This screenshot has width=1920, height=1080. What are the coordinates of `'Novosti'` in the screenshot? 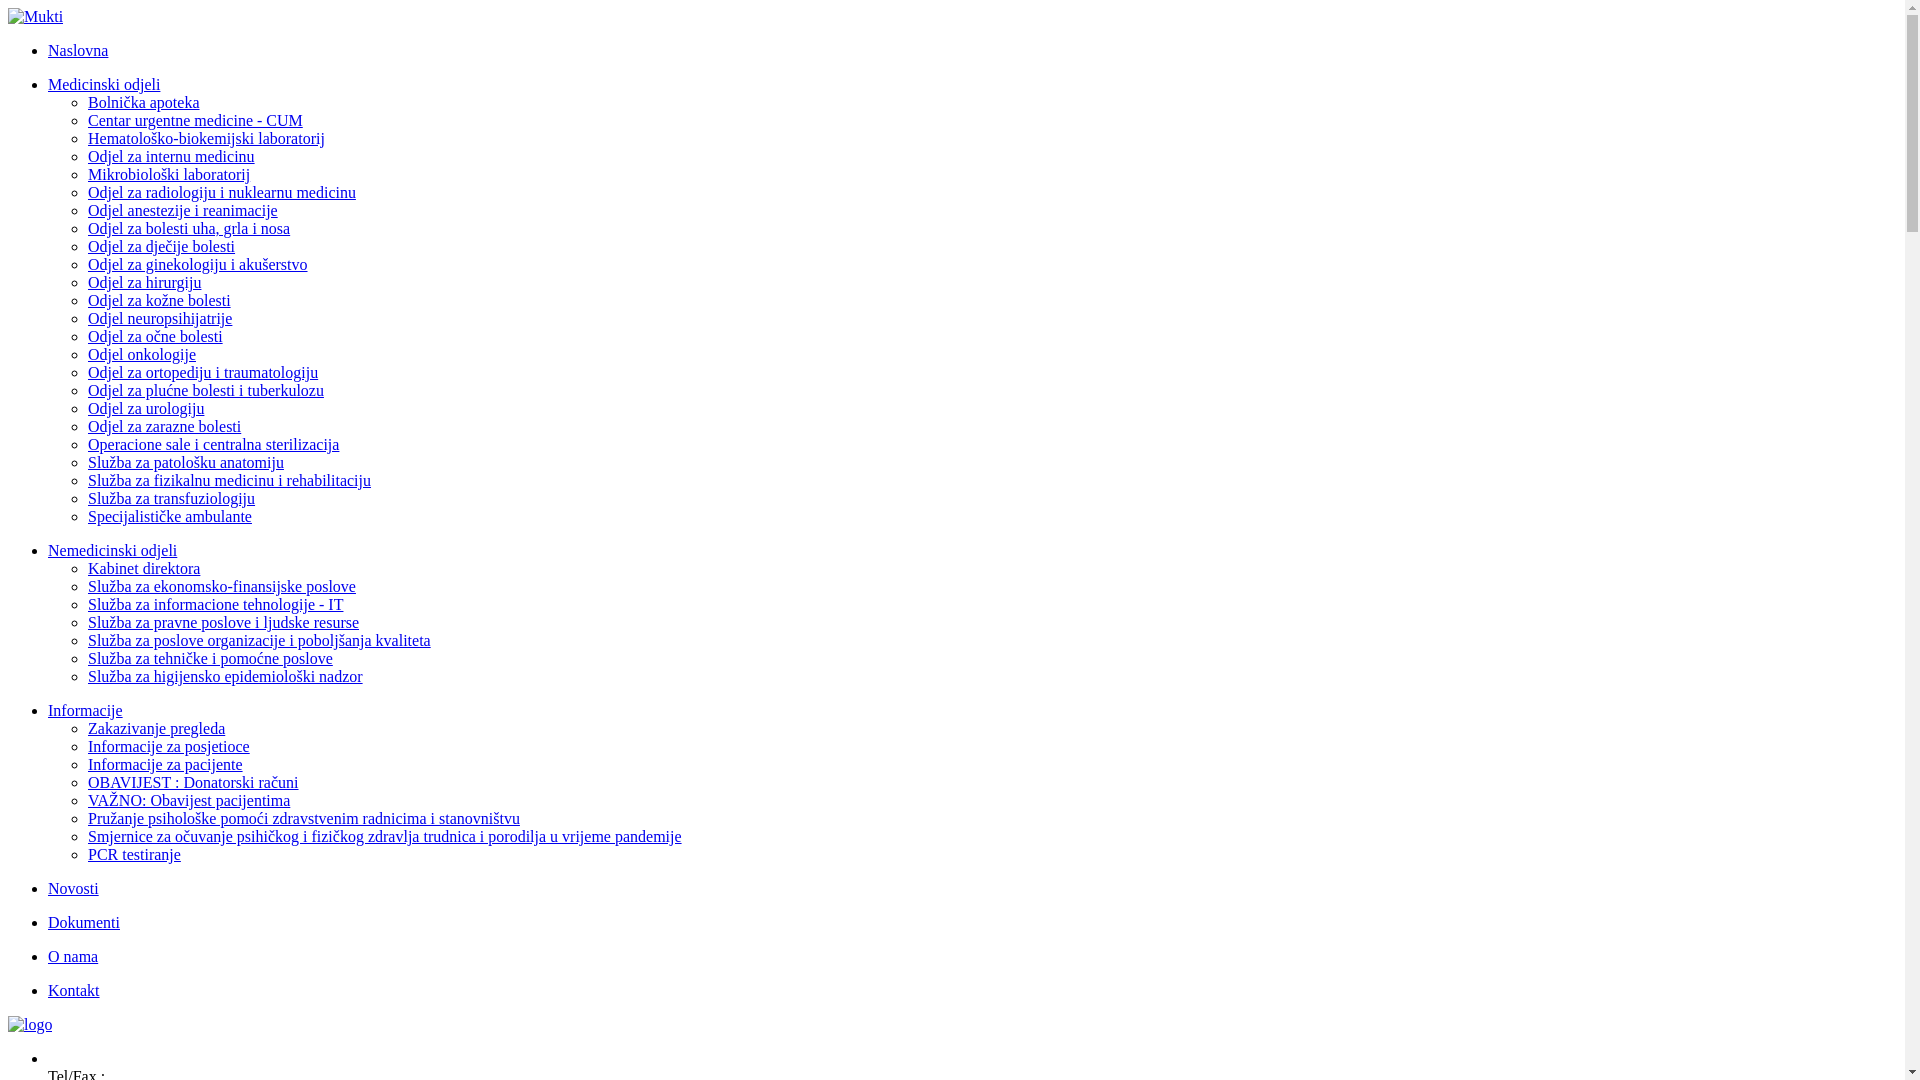 It's located at (73, 887).